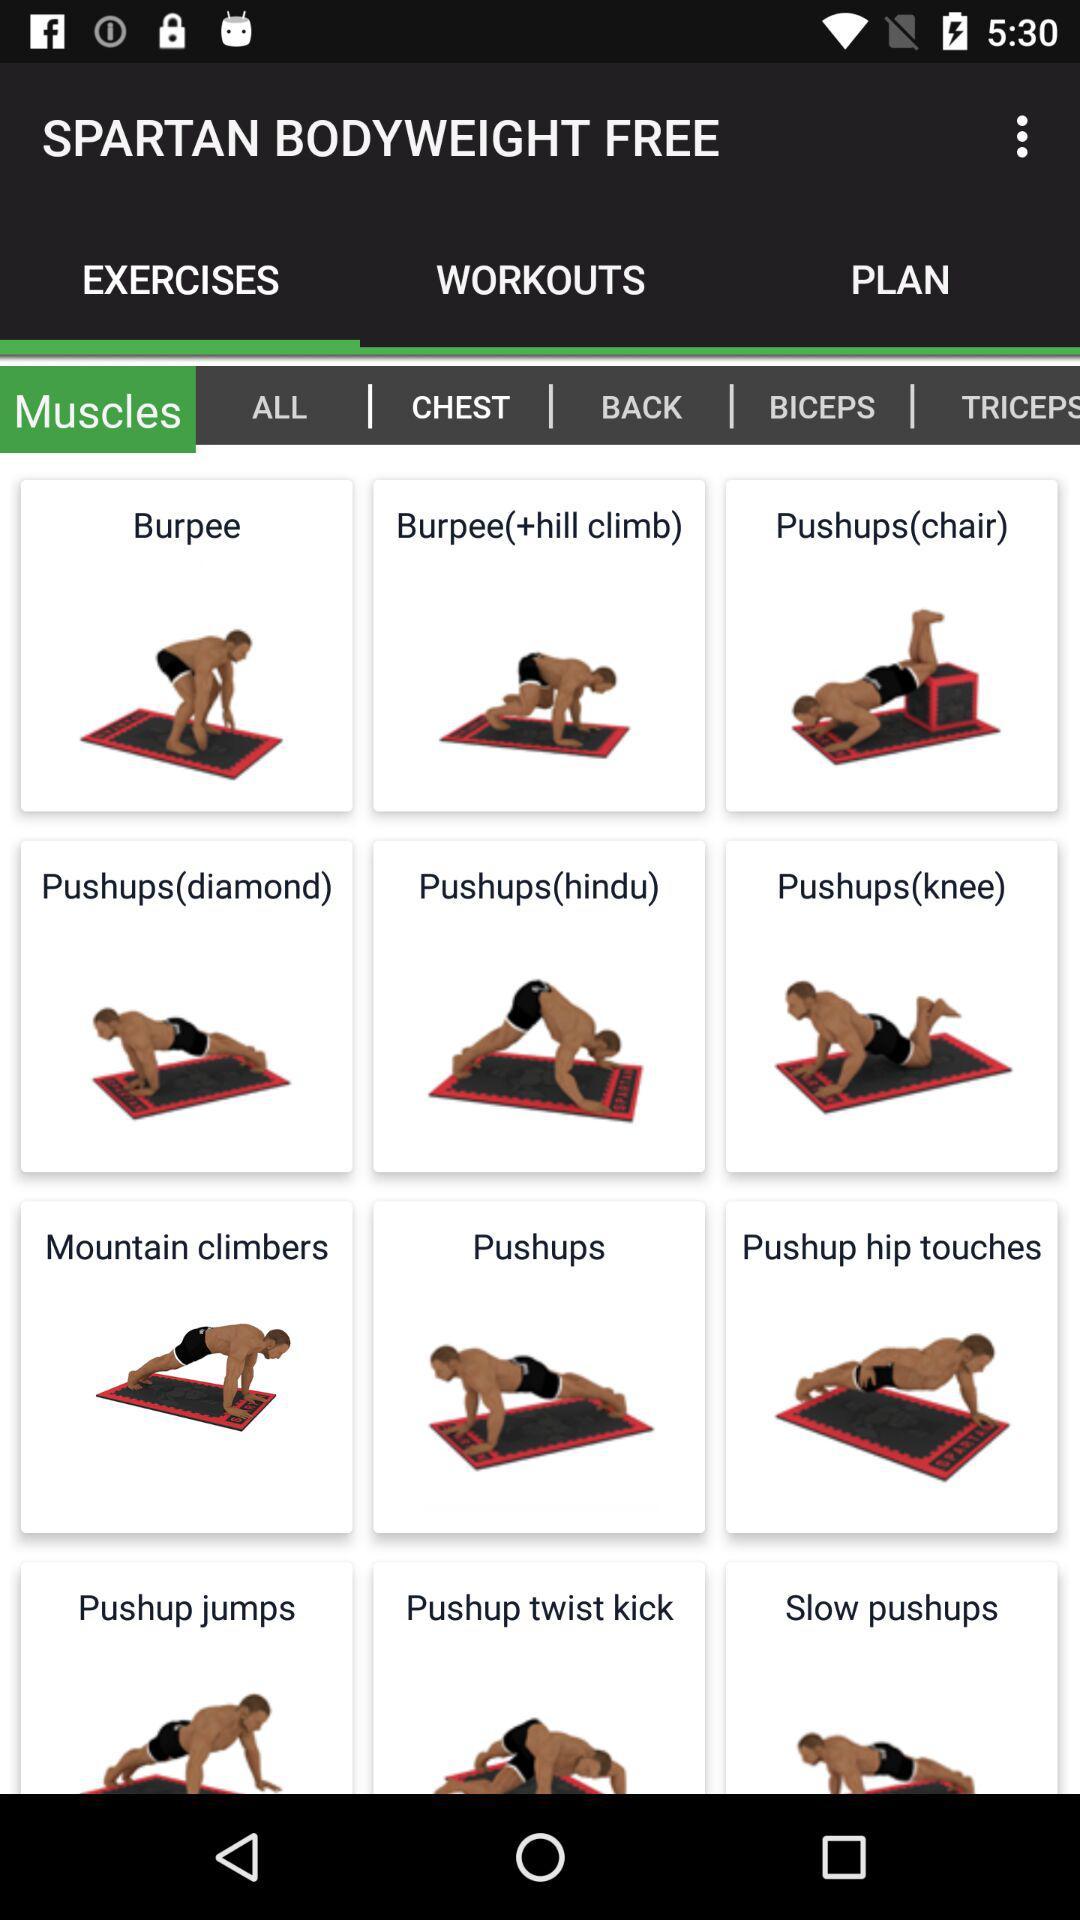  What do you see at coordinates (1027, 135) in the screenshot?
I see `the item next to spartan bodyweight free item` at bounding box center [1027, 135].